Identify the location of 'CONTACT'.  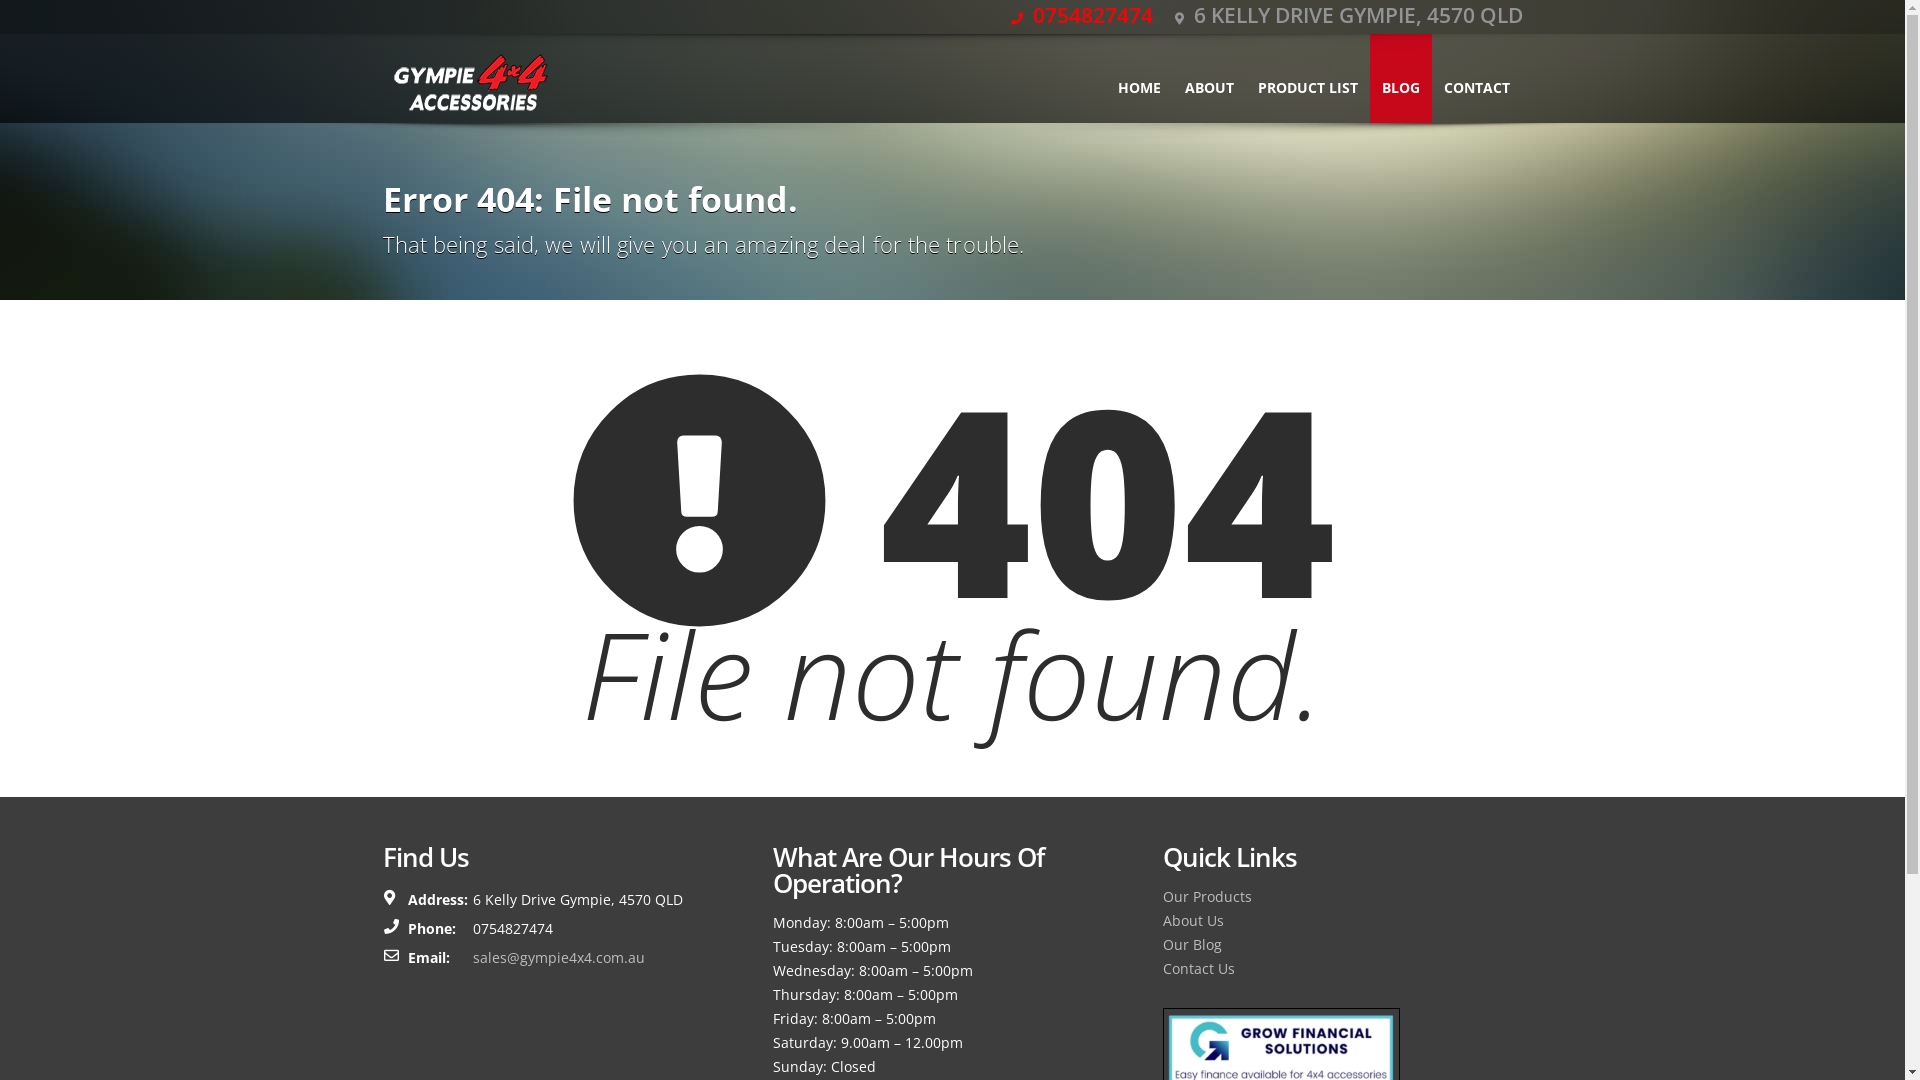
(1477, 77).